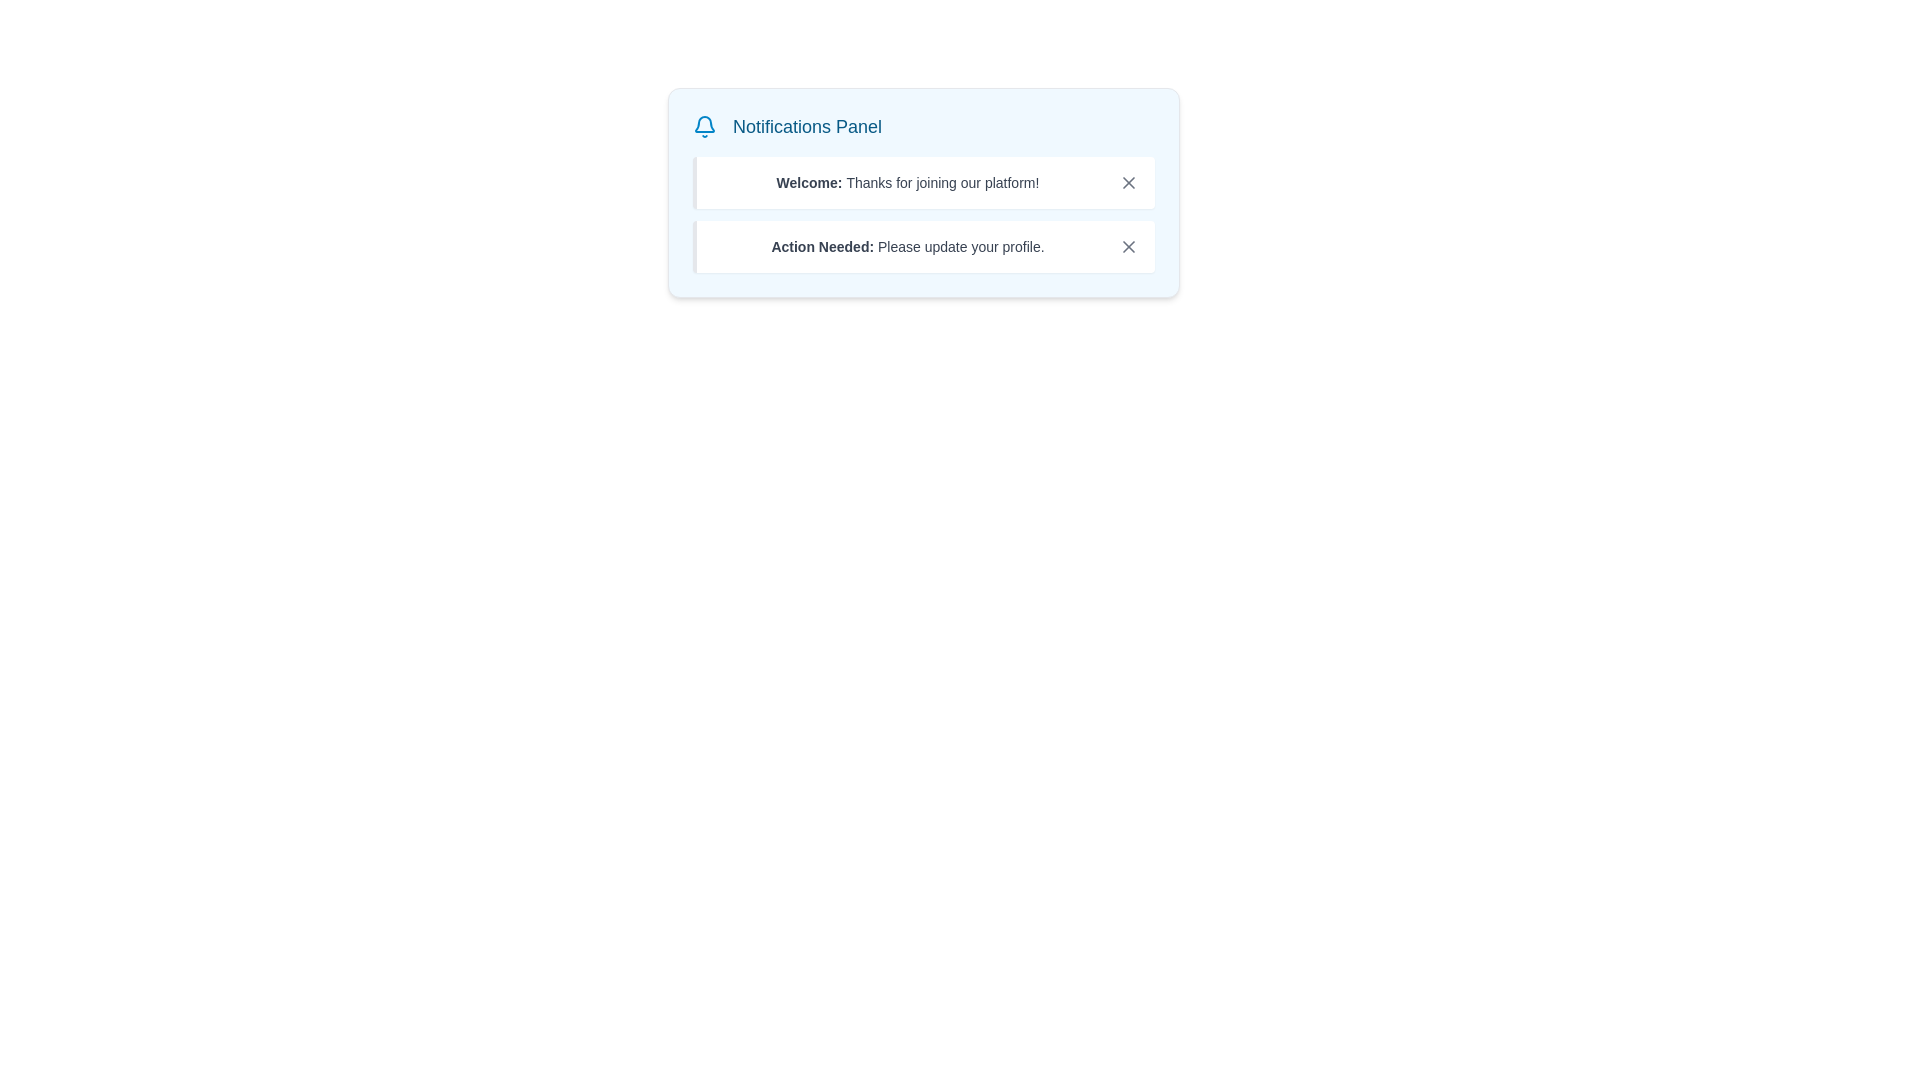  What do you see at coordinates (824, 245) in the screenshot?
I see `the Text Label serving as the header for the notification in the Notifications Panel, which emphasizes the urgency or importance of the message` at bounding box center [824, 245].